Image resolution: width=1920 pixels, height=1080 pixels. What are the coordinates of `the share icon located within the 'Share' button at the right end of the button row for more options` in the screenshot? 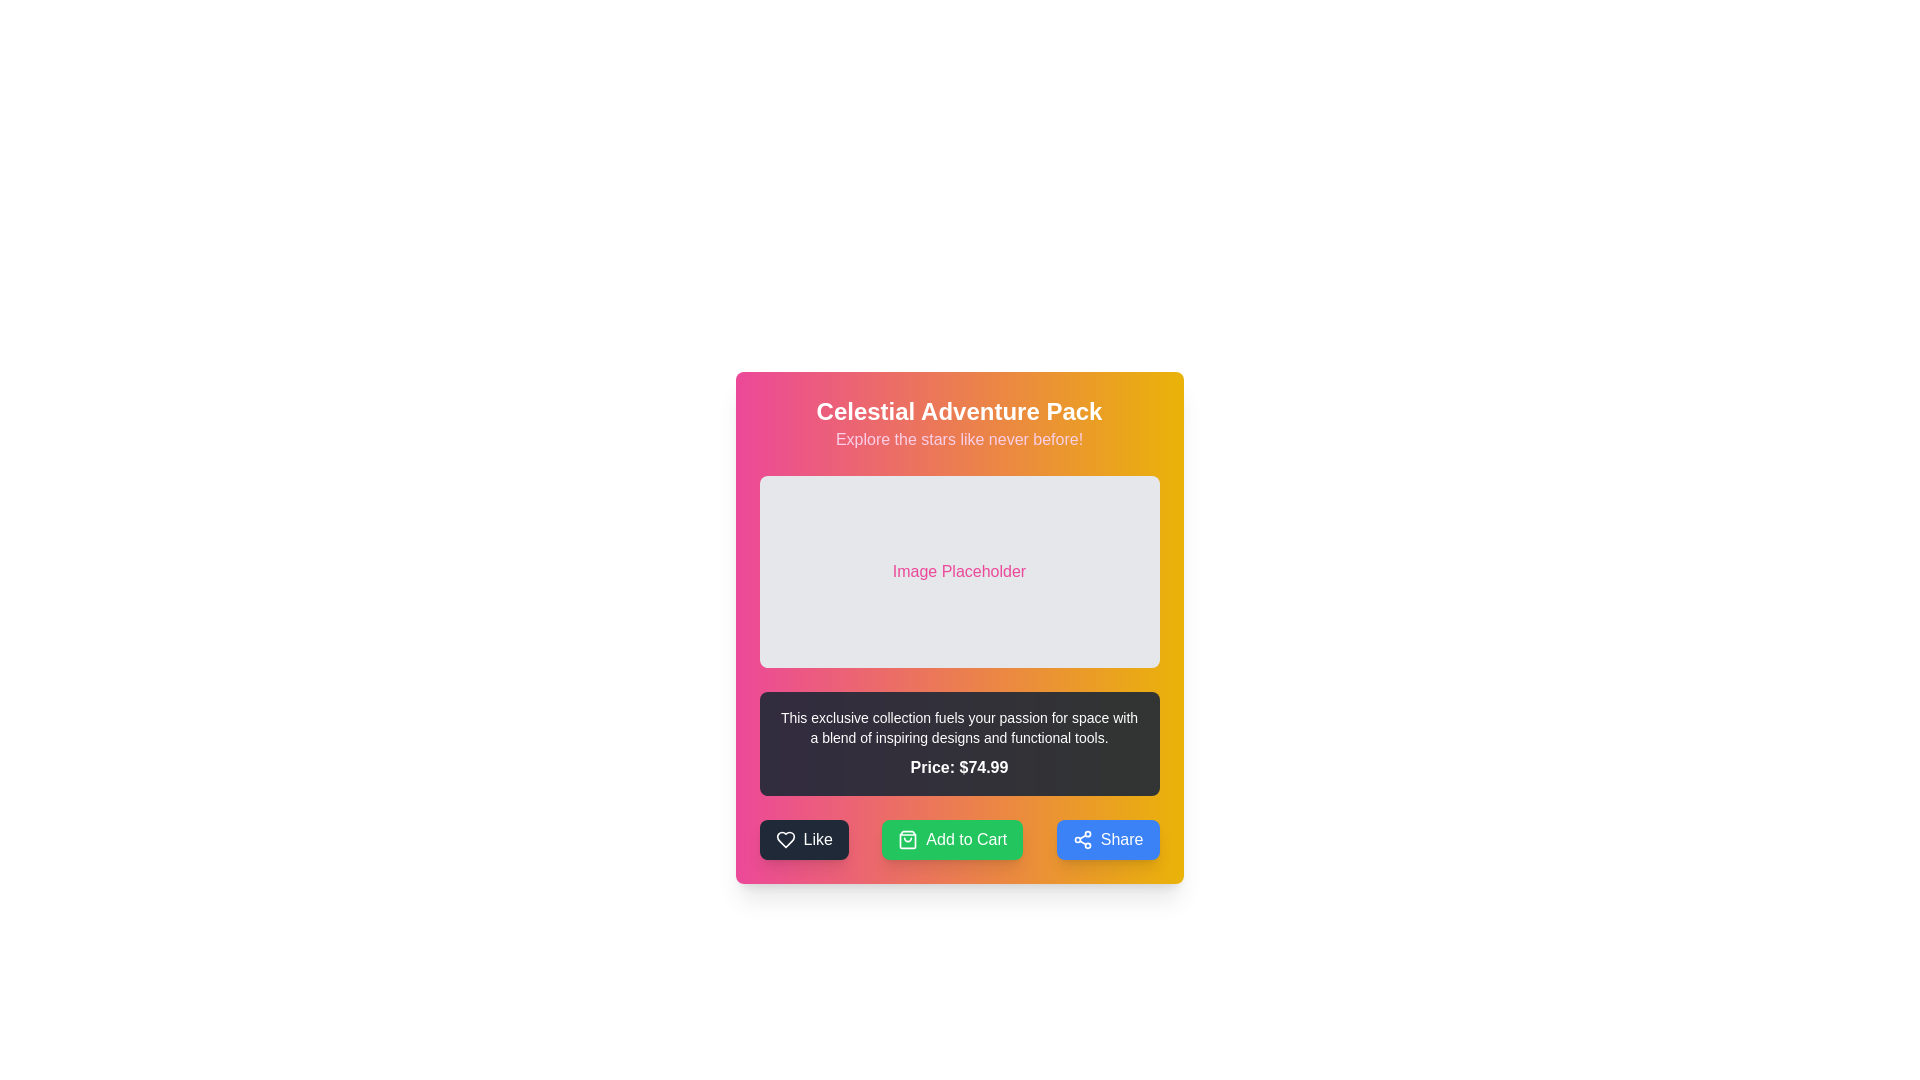 It's located at (1081, 840).